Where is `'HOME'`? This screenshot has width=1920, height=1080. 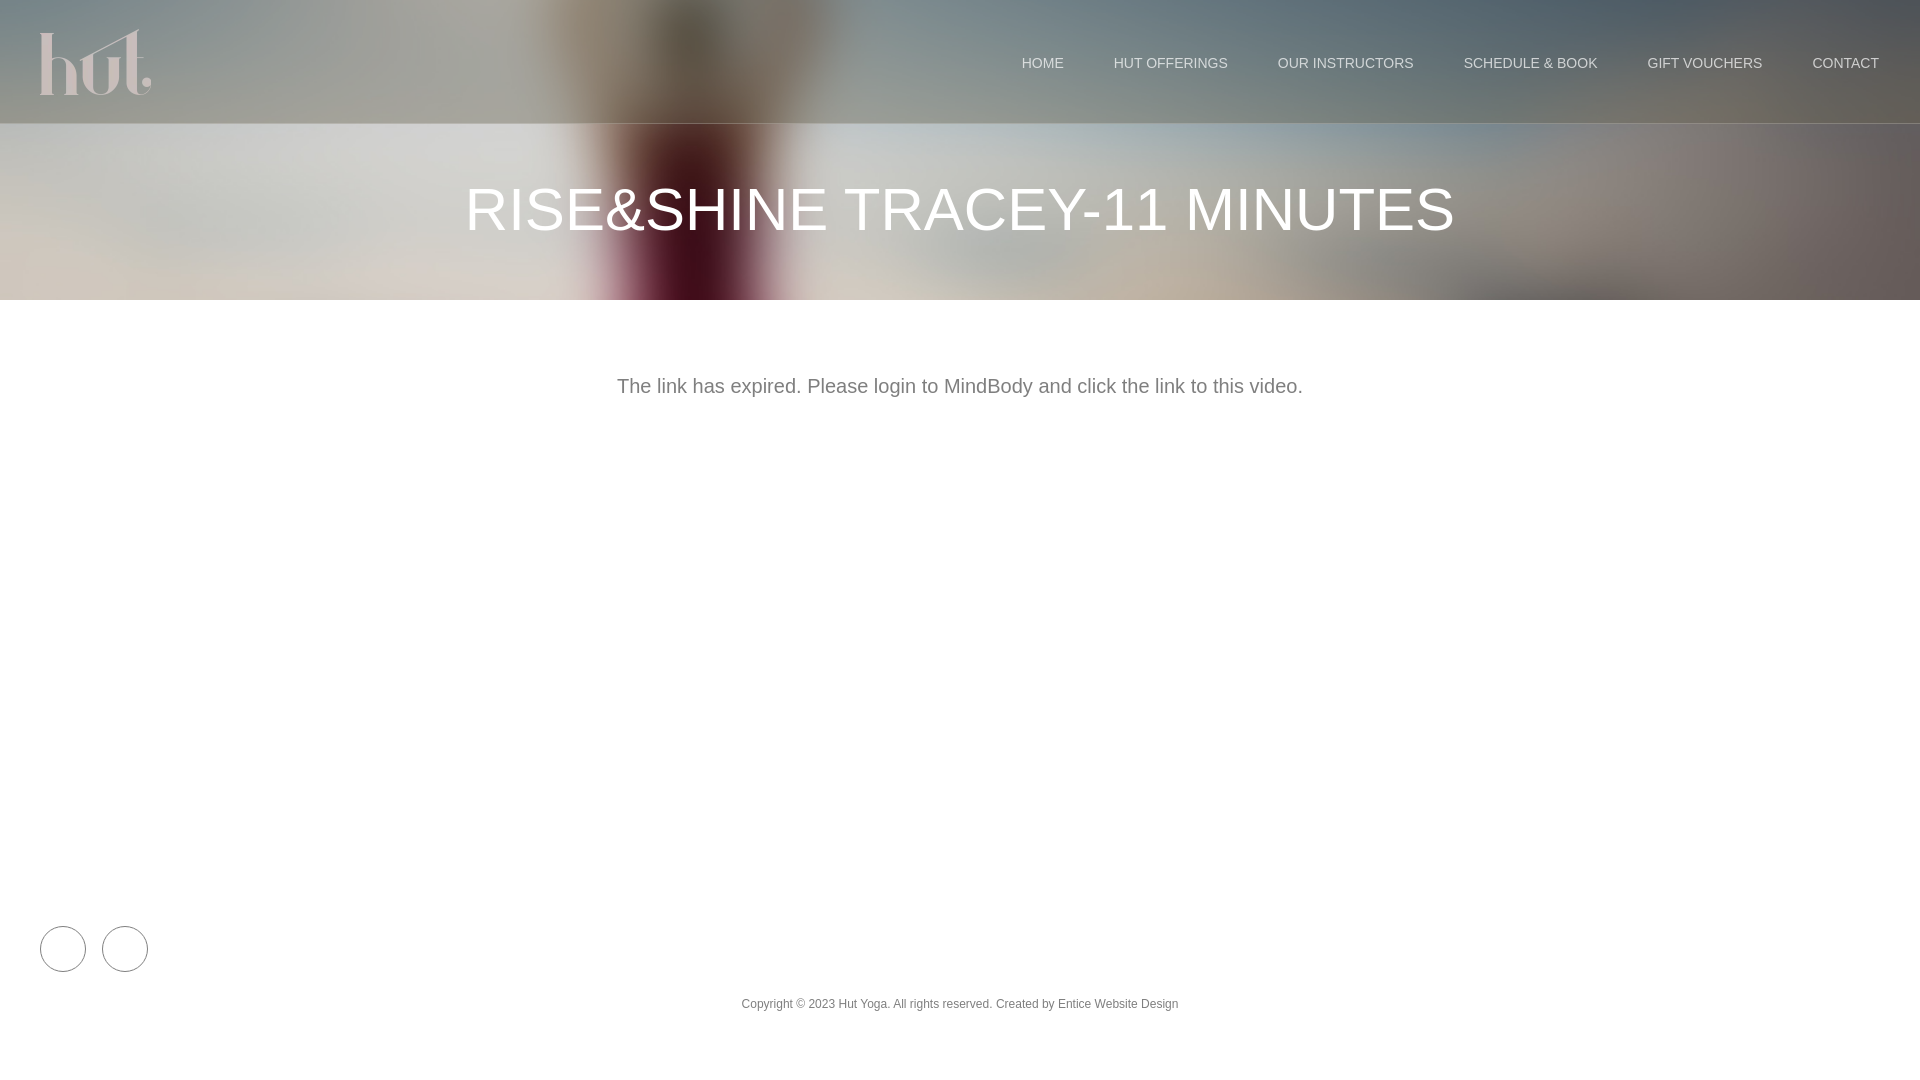 'HOME' is located at coordinates (1041, 61).